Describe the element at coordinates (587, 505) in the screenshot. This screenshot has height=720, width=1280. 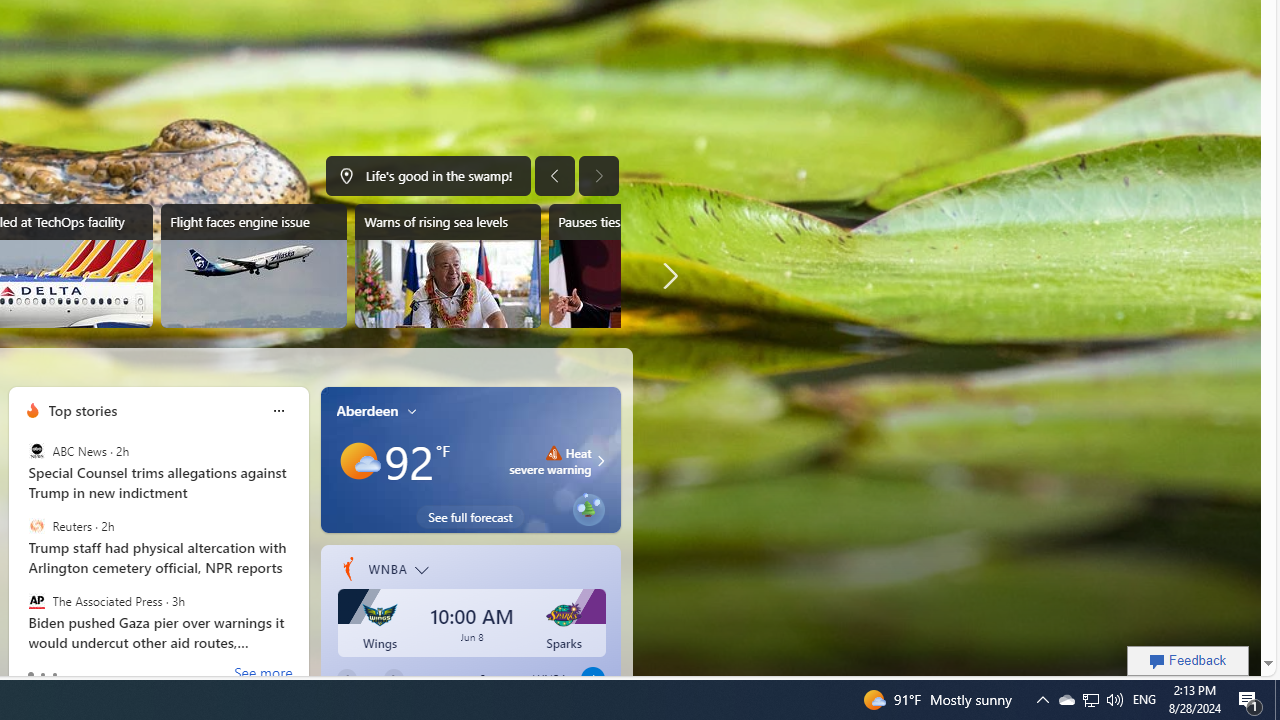
I see `'Class: eplant-img'` at that location.